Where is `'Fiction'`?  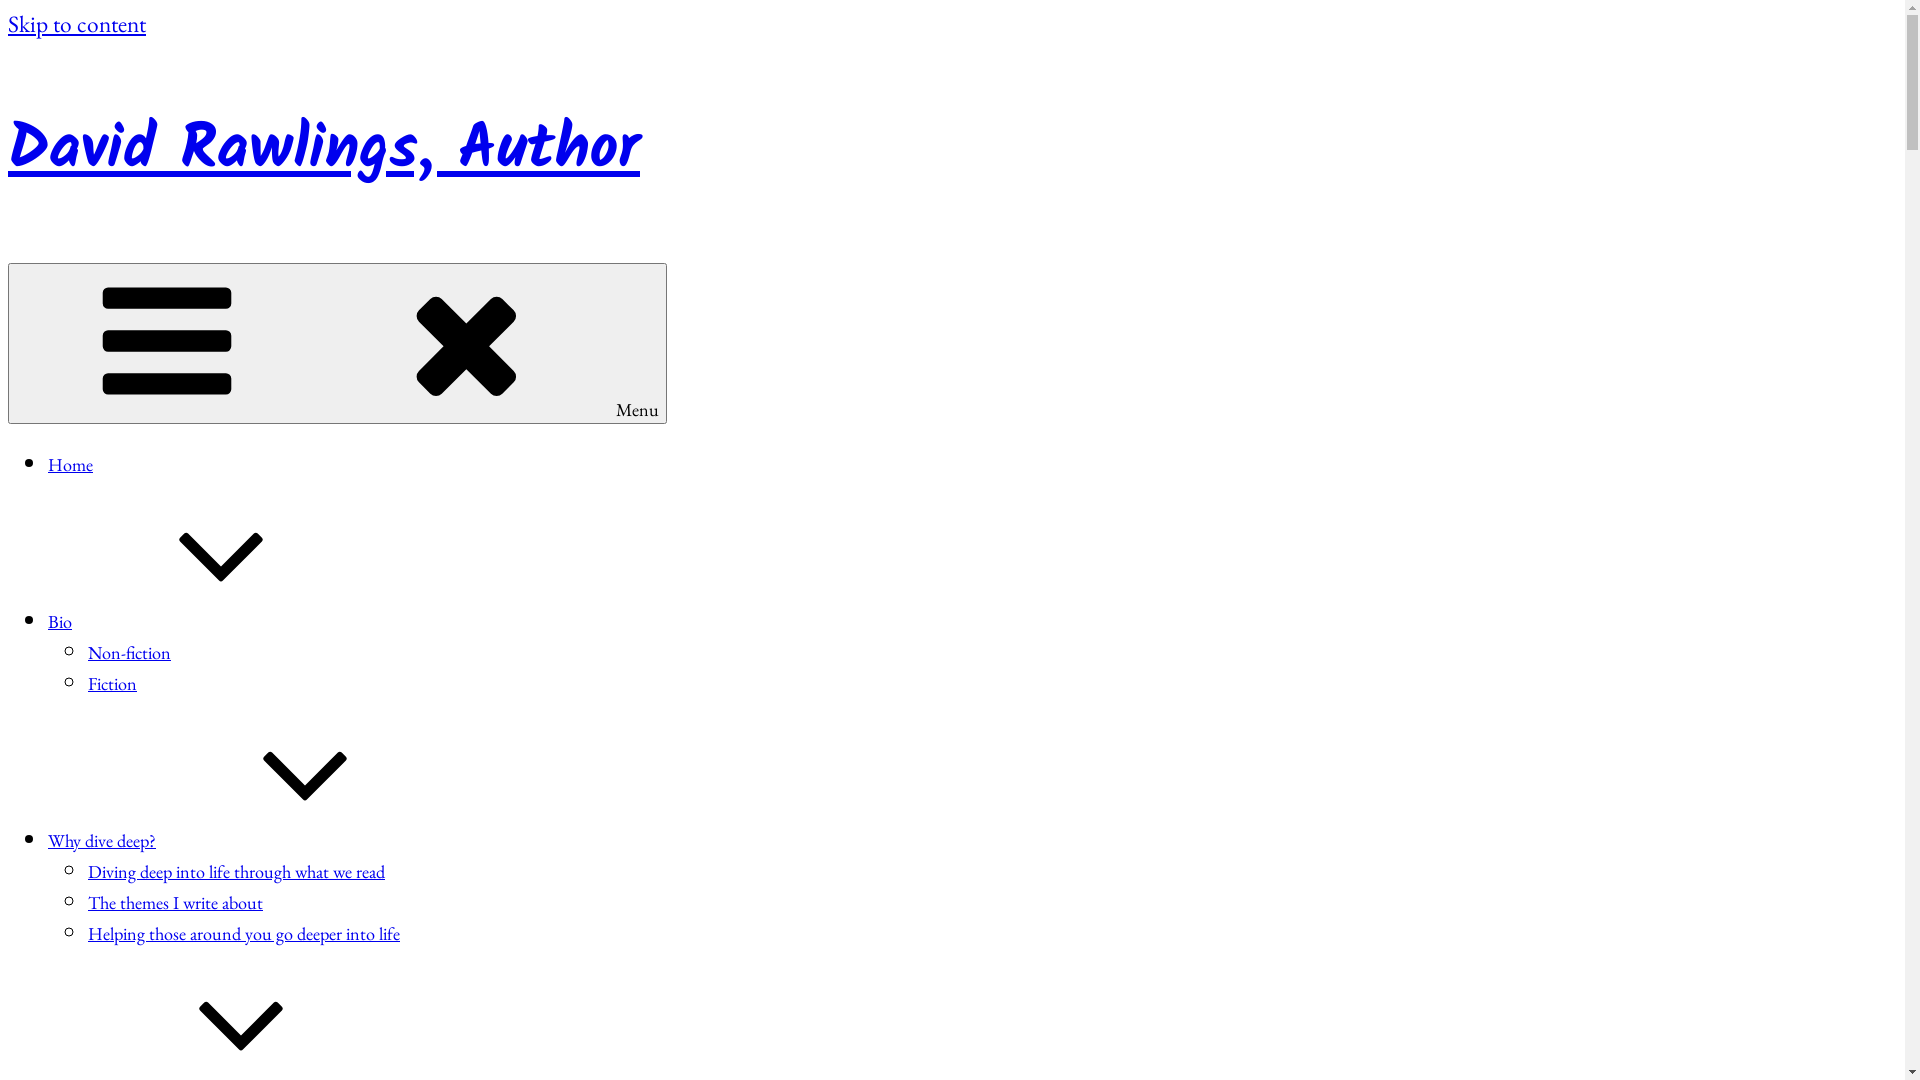
'Fiction' is located at coordinates (111, 682).